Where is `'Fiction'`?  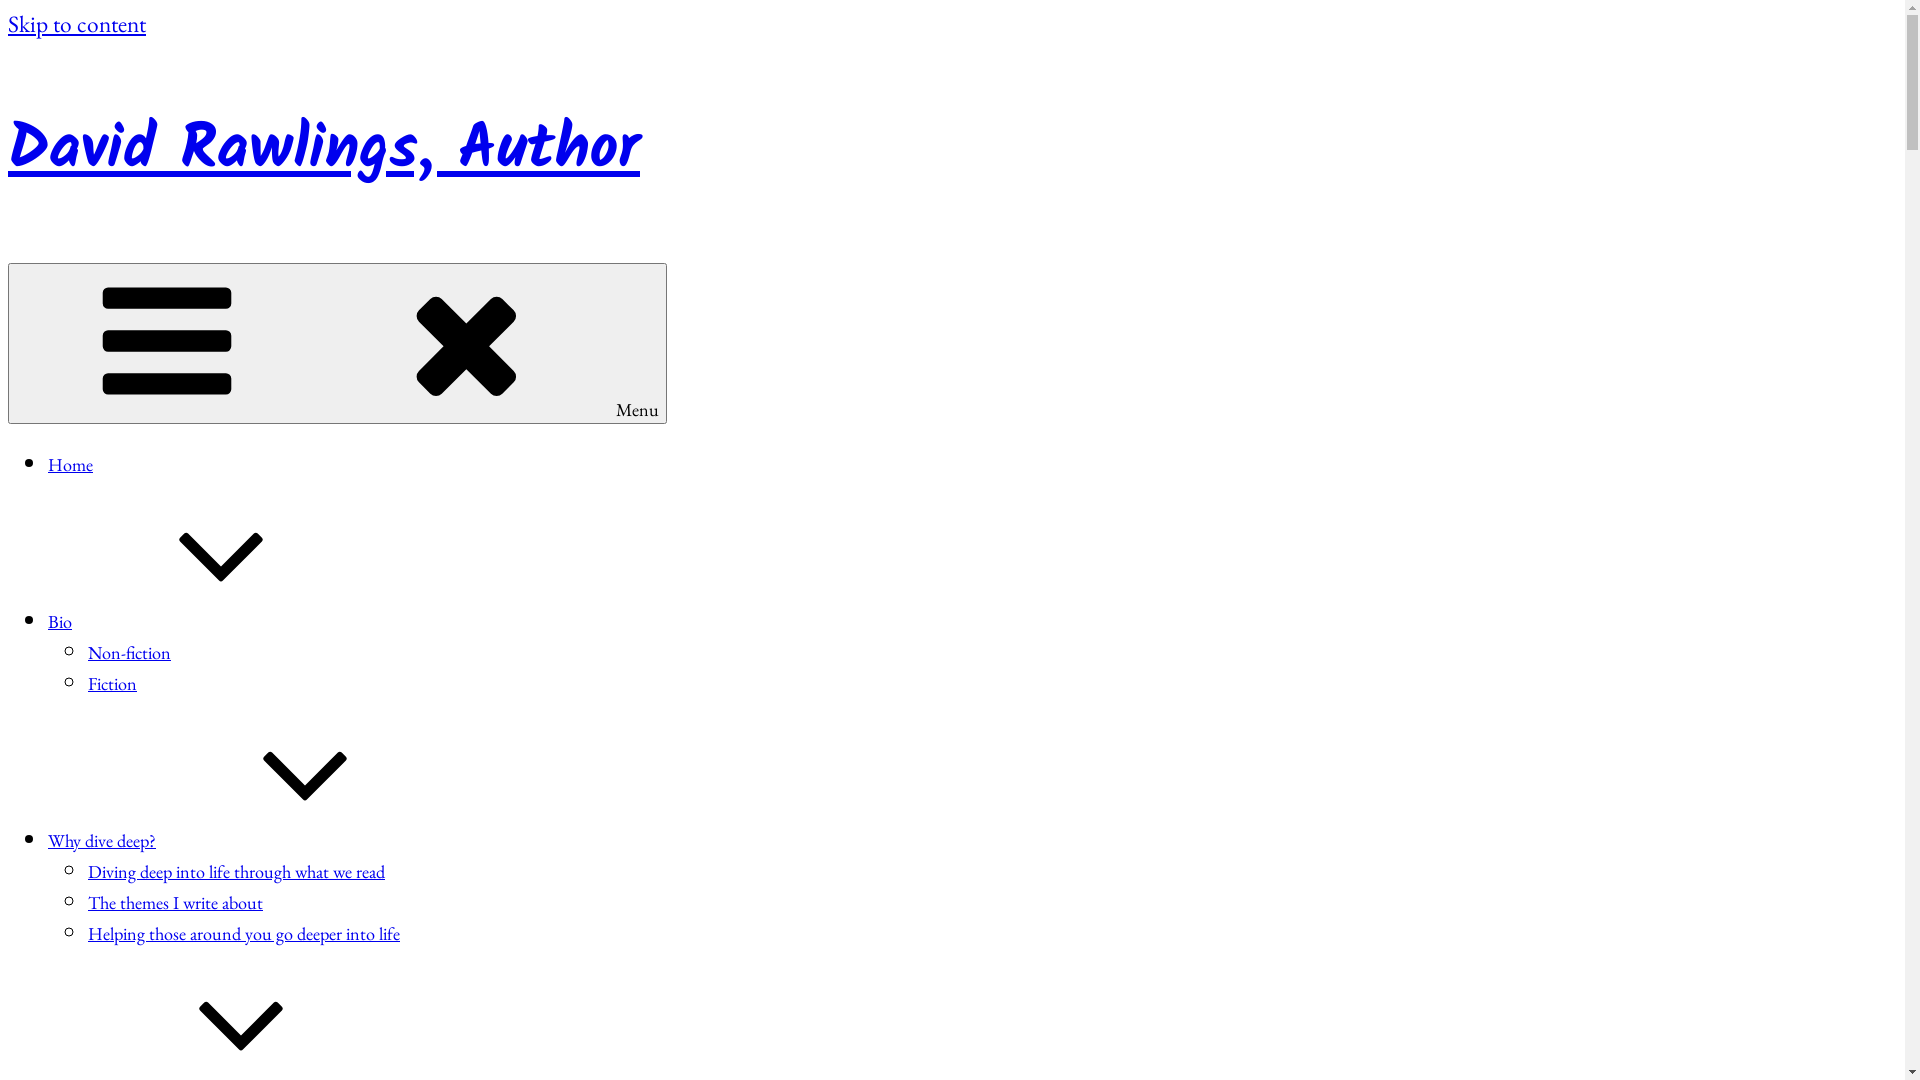
'Fiction' is located at coordinates (111, 682).